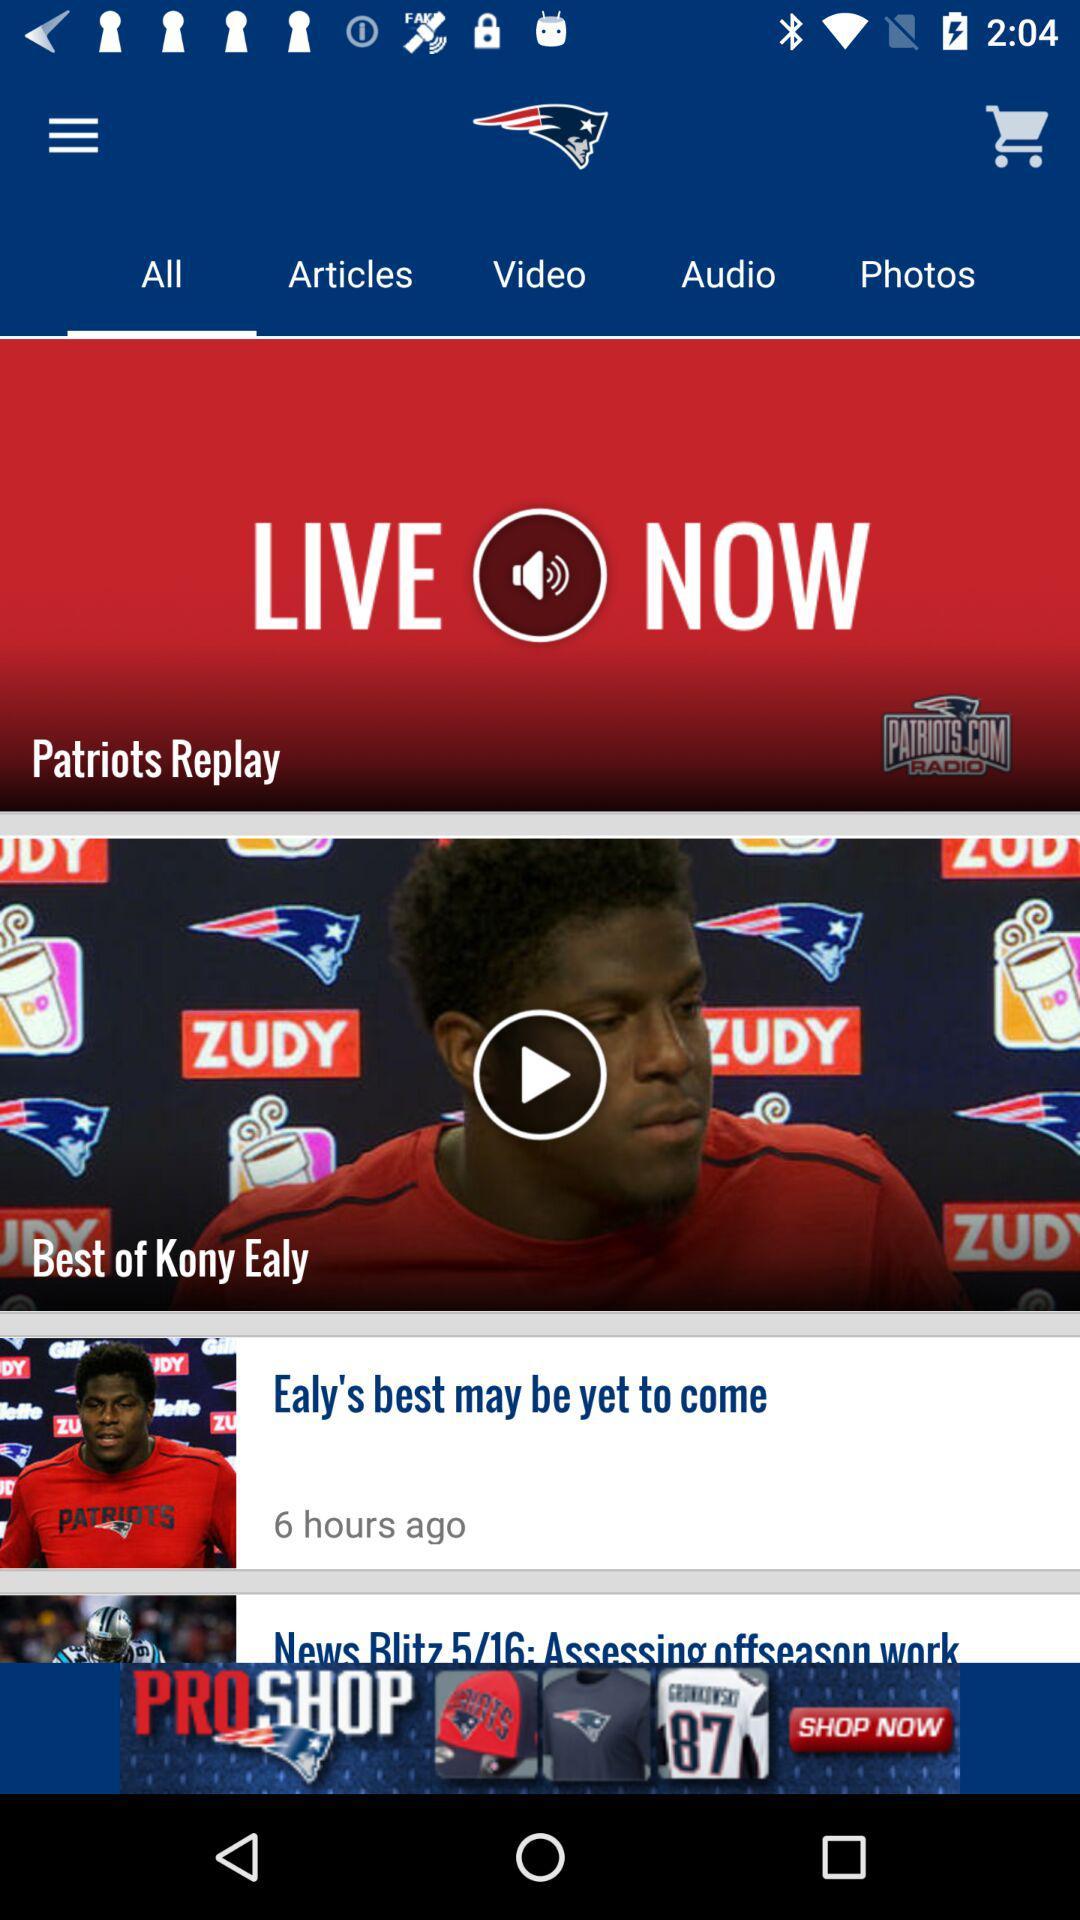 The image size is (1080, 1920). I want to click on video, so click(540, 272).